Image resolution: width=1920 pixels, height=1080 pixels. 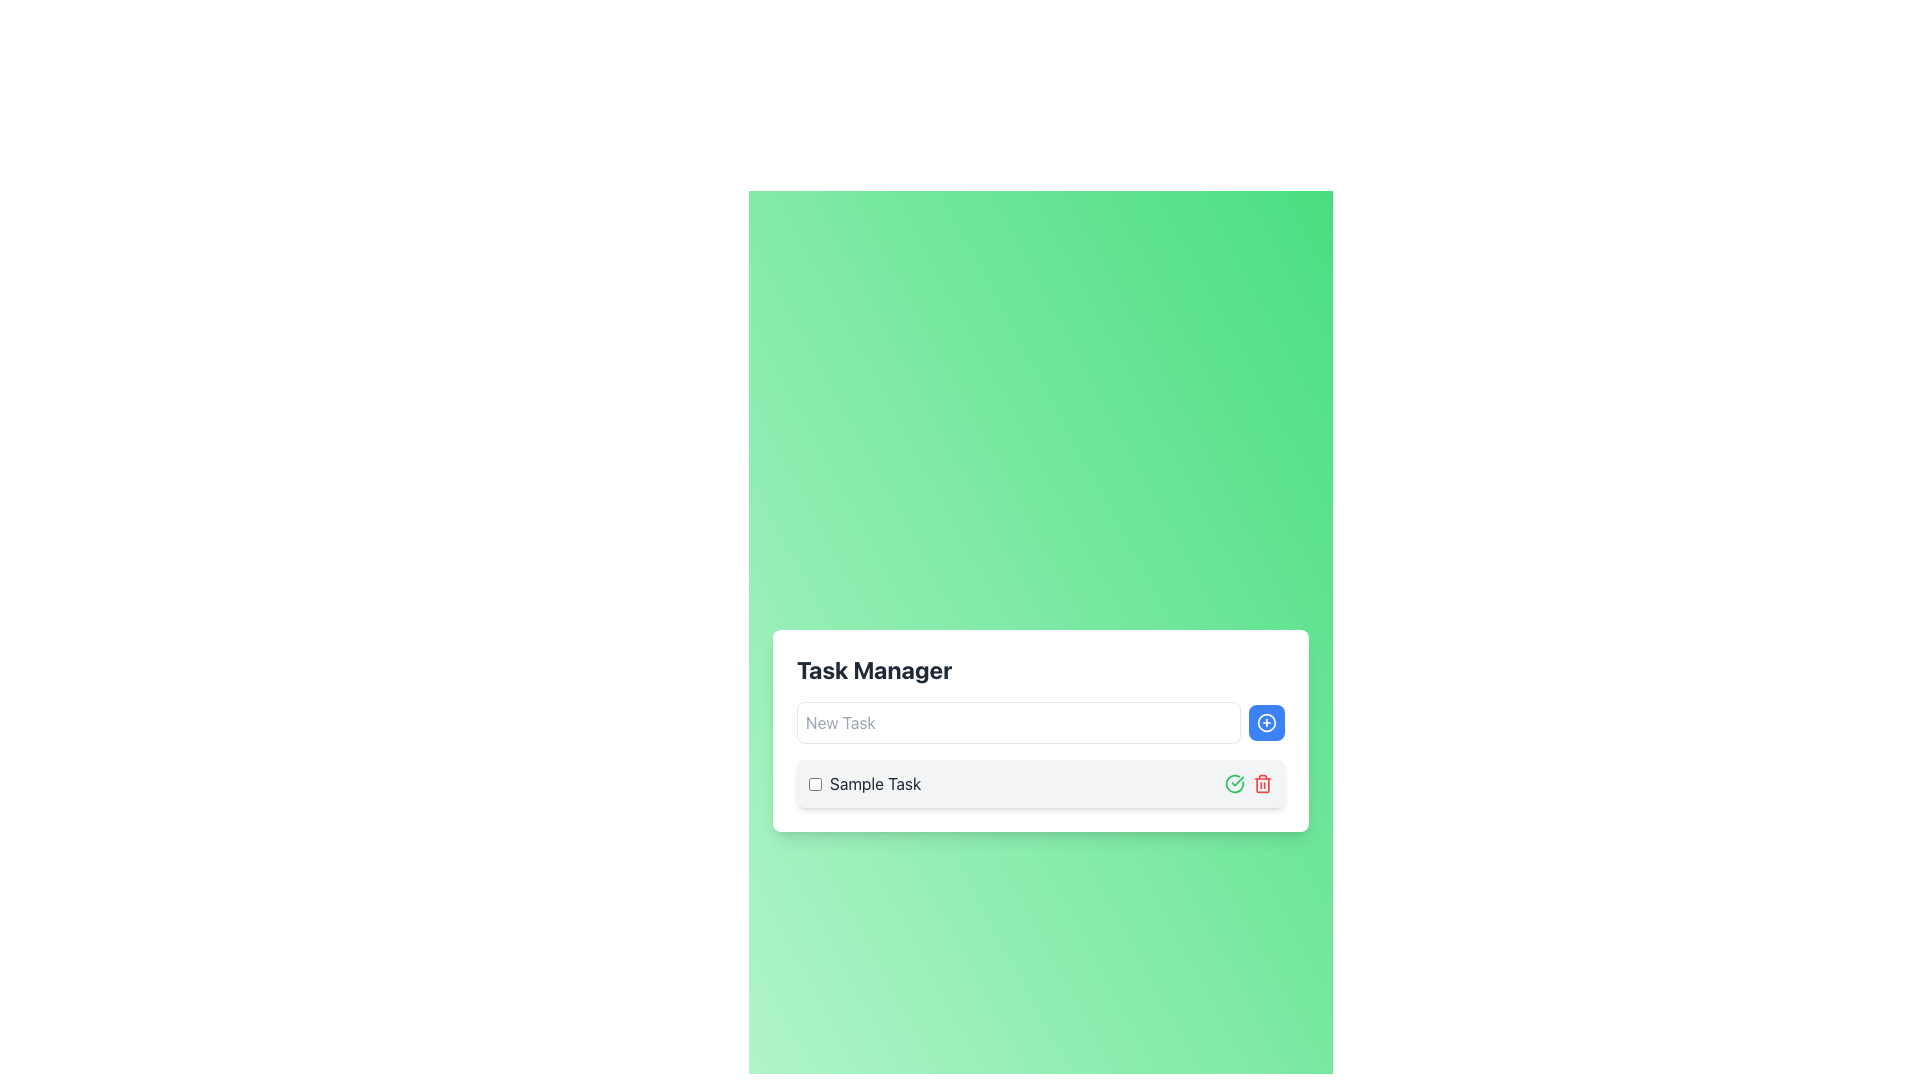 I want to click on text label that provides descriptive information about the specific task item, located to the right of the checkbox, so click(x=875, y=782).